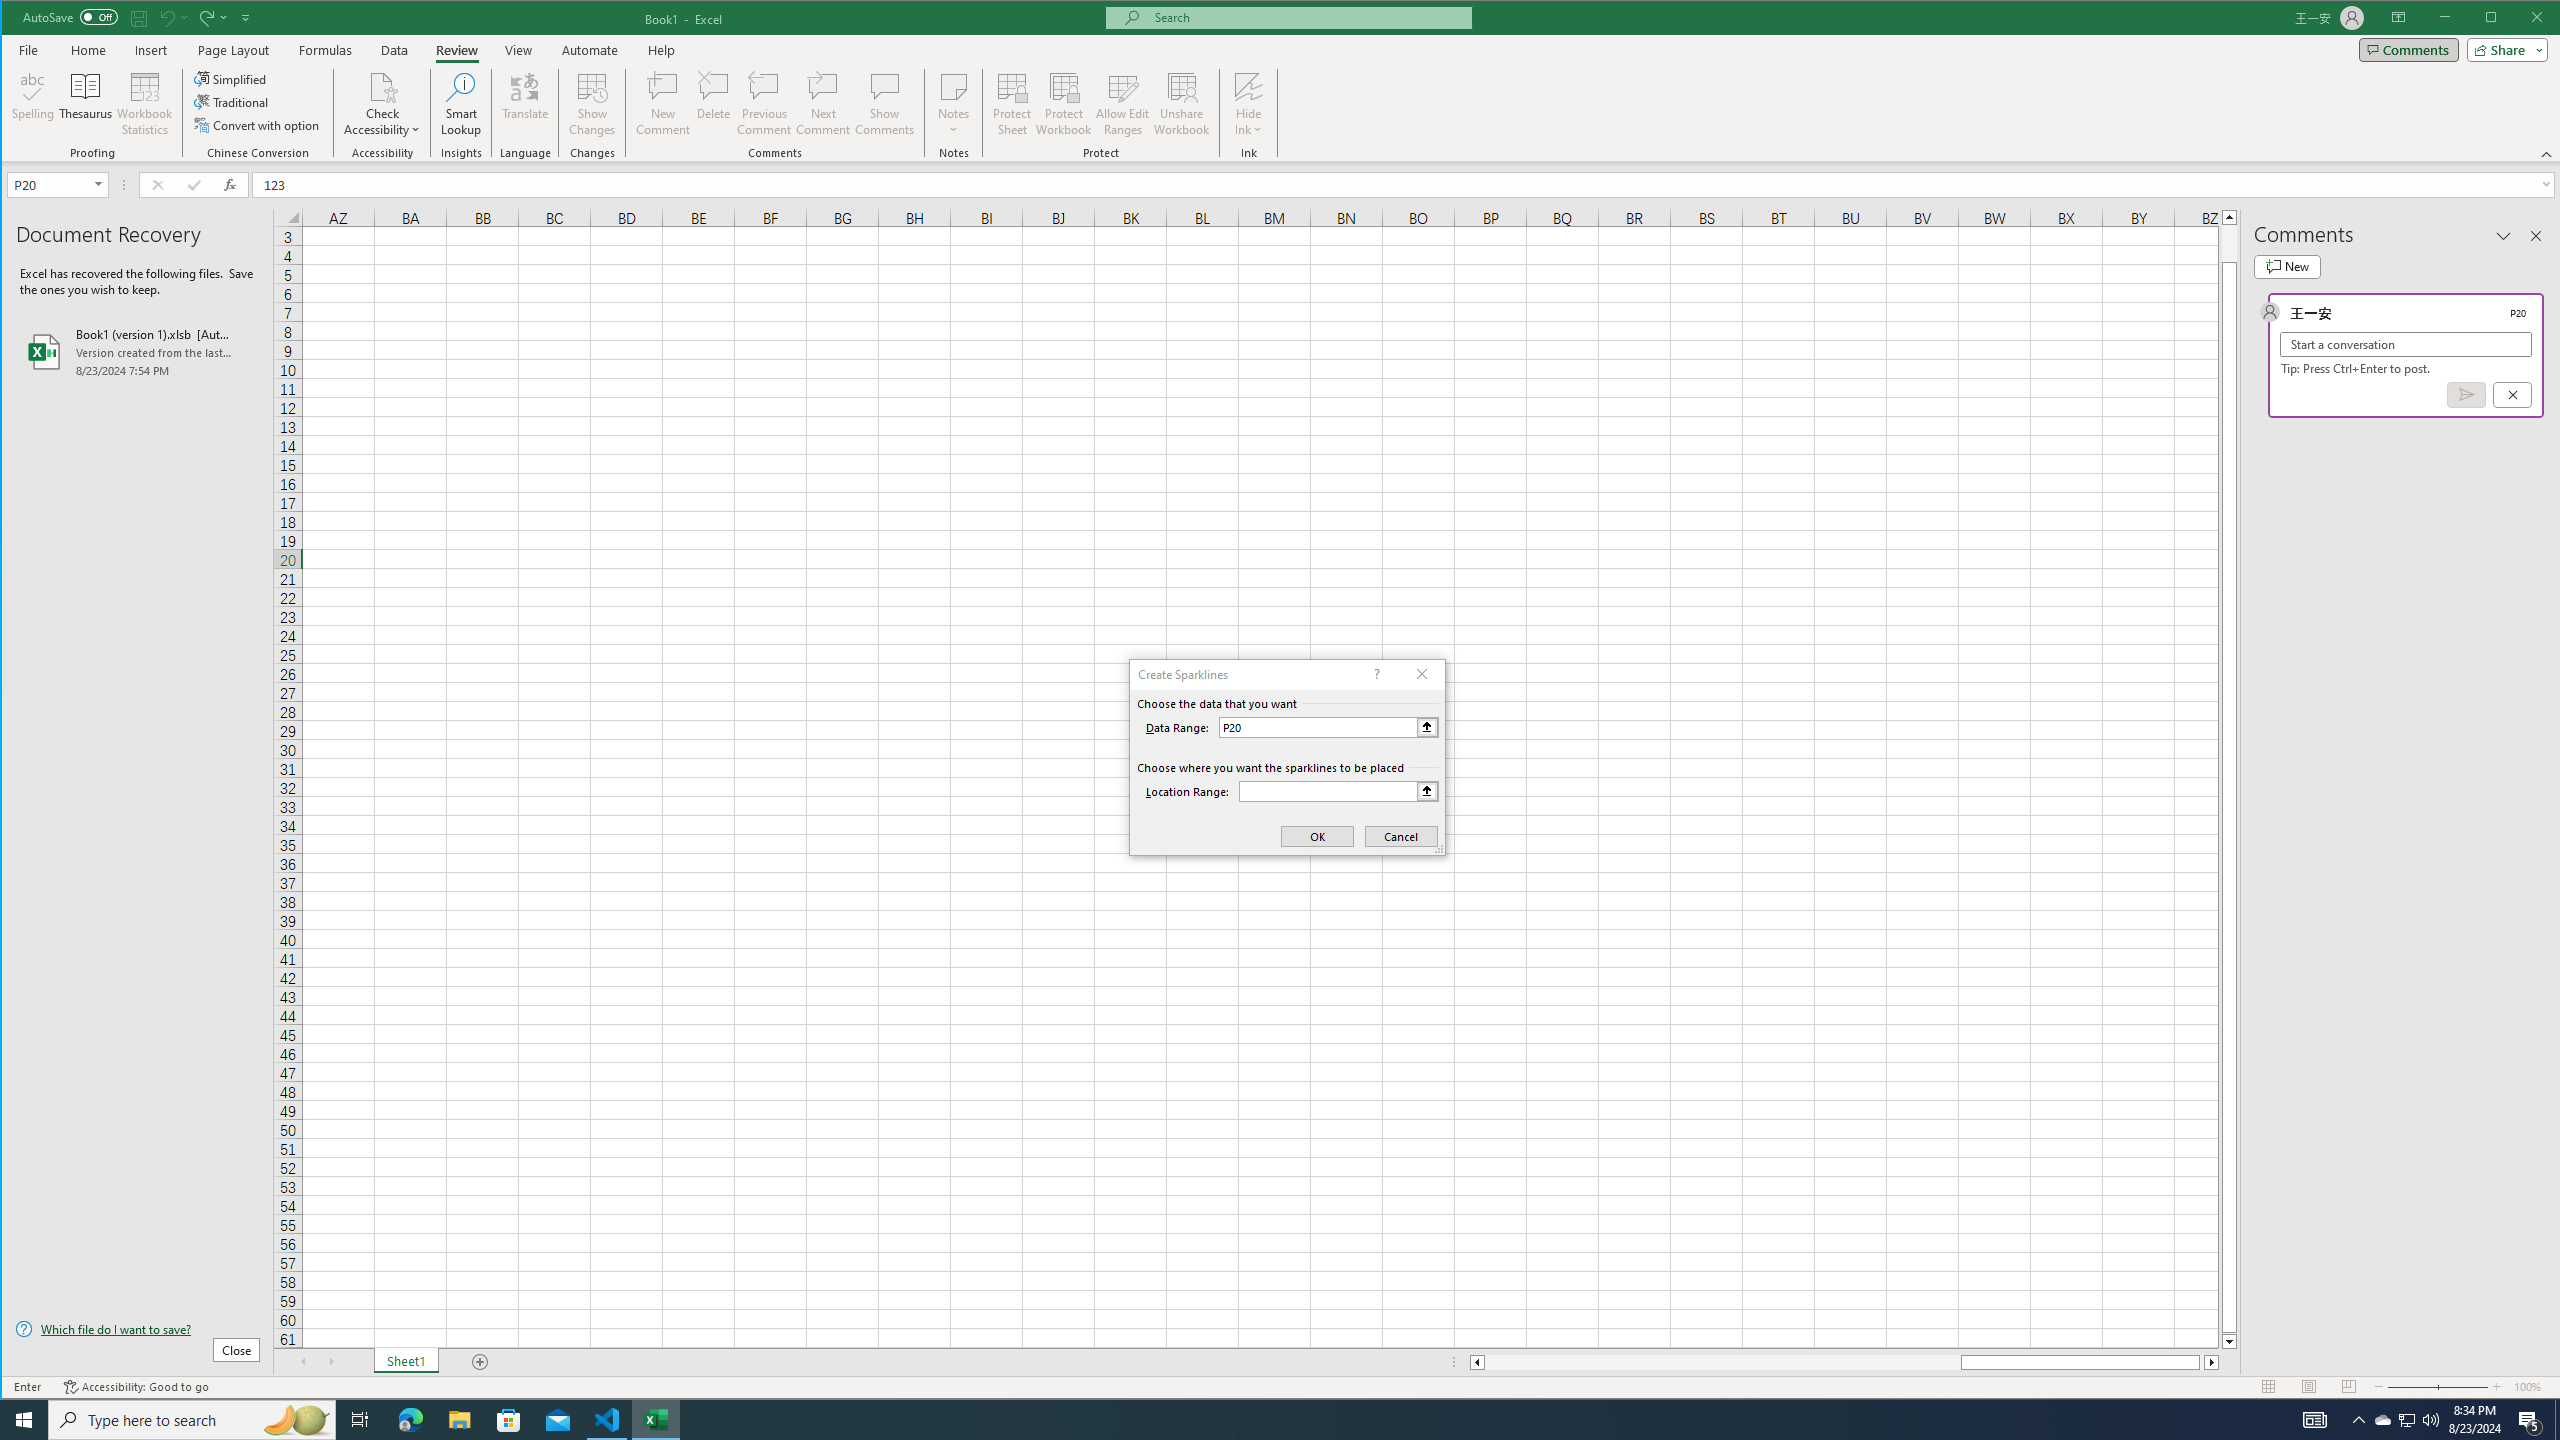 The height and width of the screenshot is (1440, 2560). What do you see at coordinates (1121, 103) in the screenshot?
I see `'Allow Edit Ranges'` at bounding box center [1121, 103].